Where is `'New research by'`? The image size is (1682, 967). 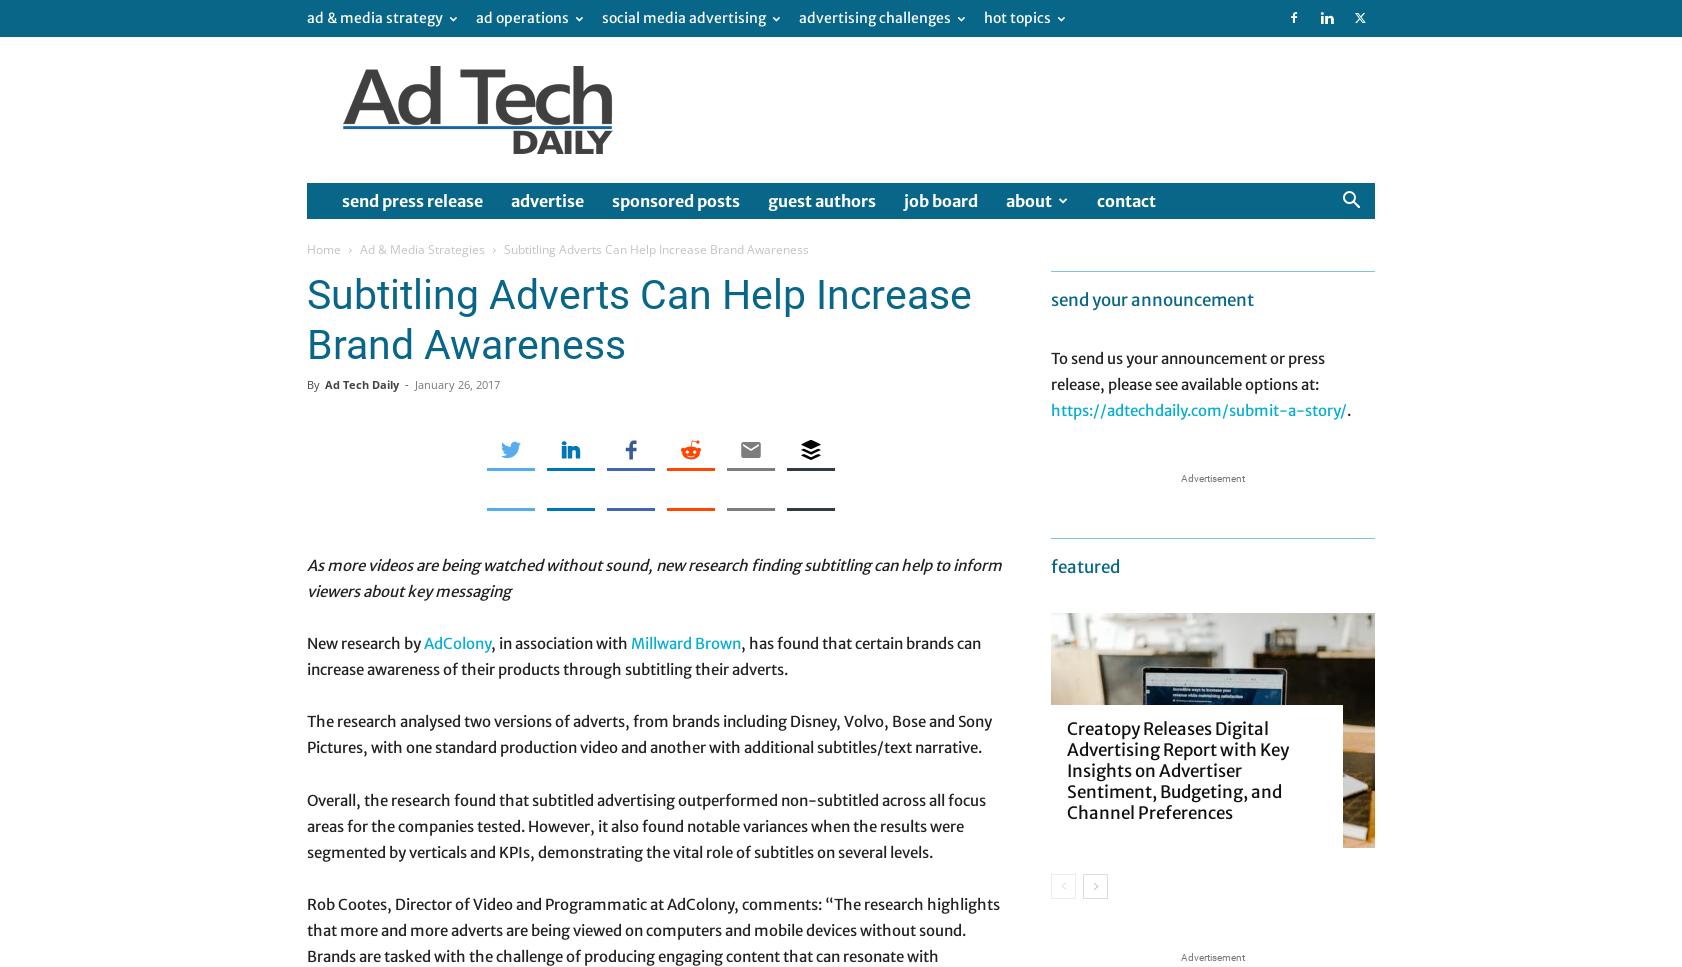 'New research by' is located at coordinates (364, 642).